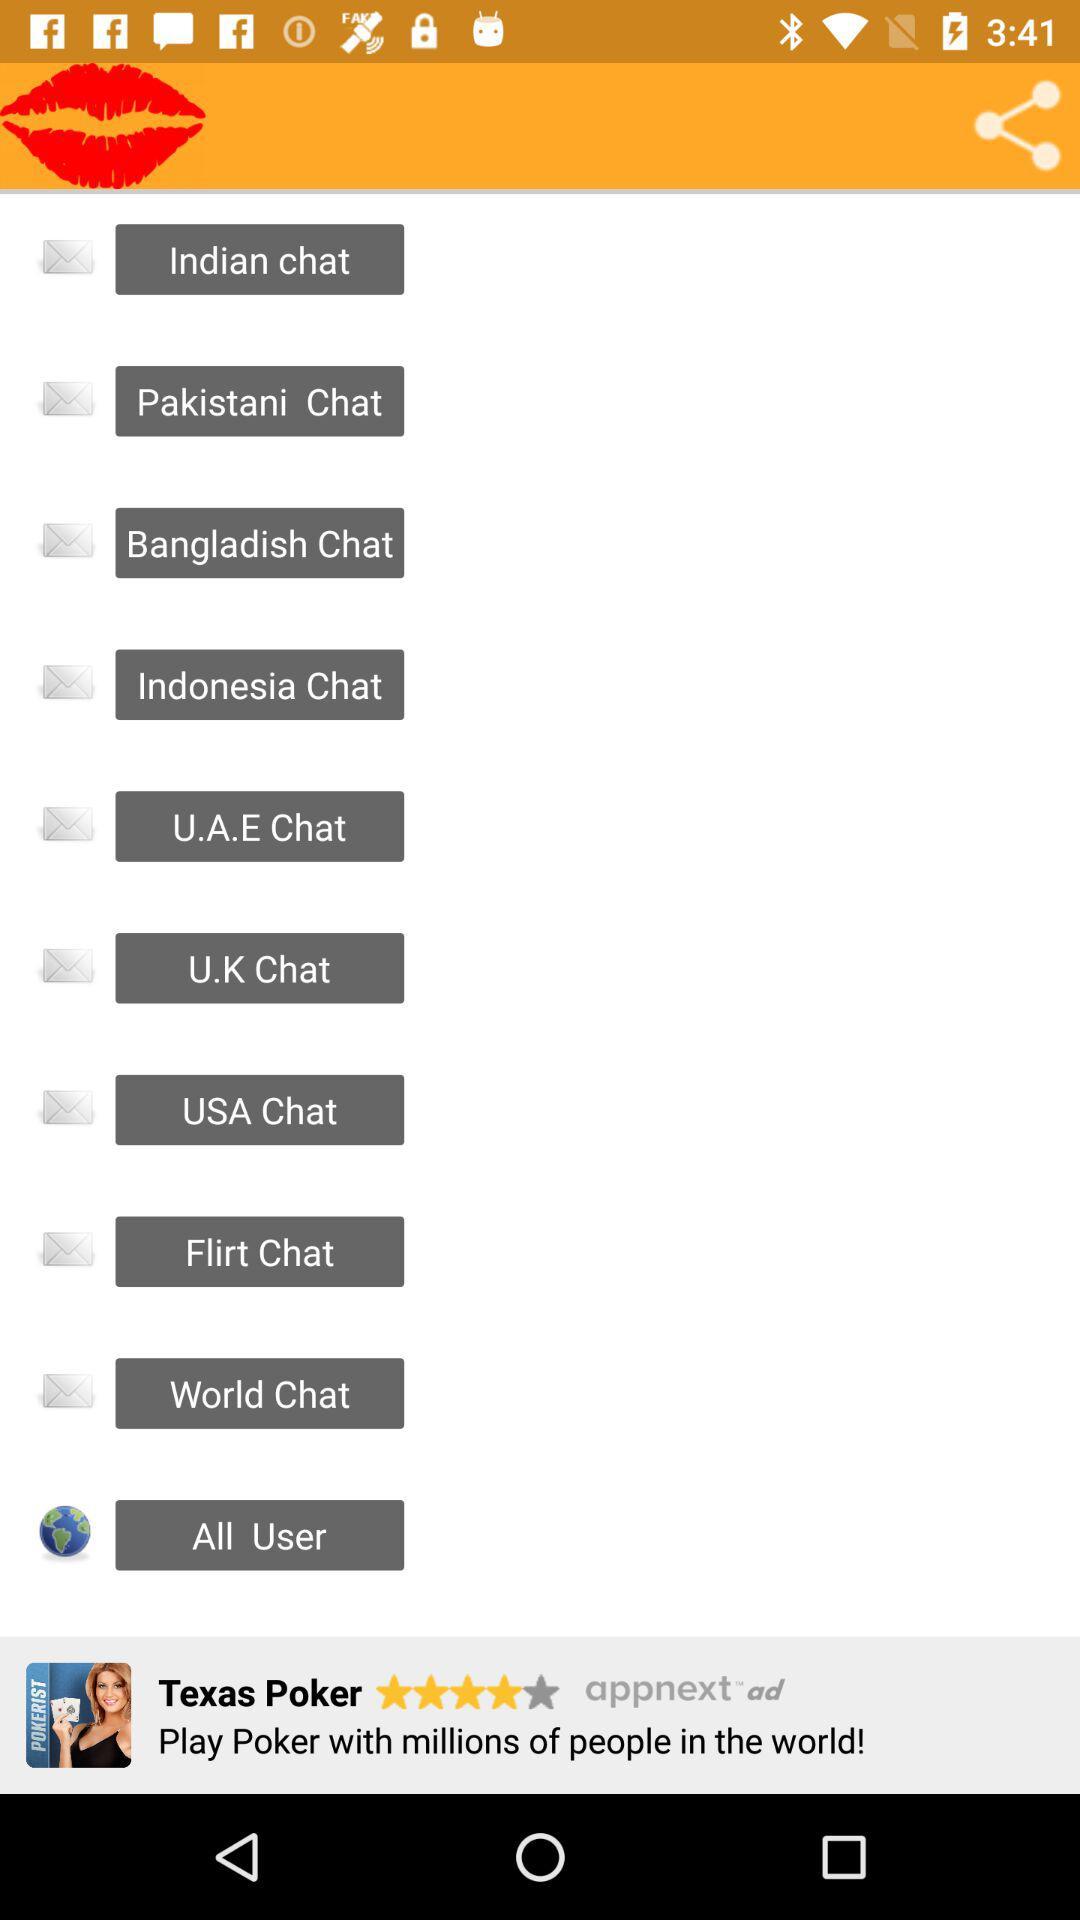 This screenshot has width=1080, height=1920. I want to click on the share icon, so click(1017, 124).